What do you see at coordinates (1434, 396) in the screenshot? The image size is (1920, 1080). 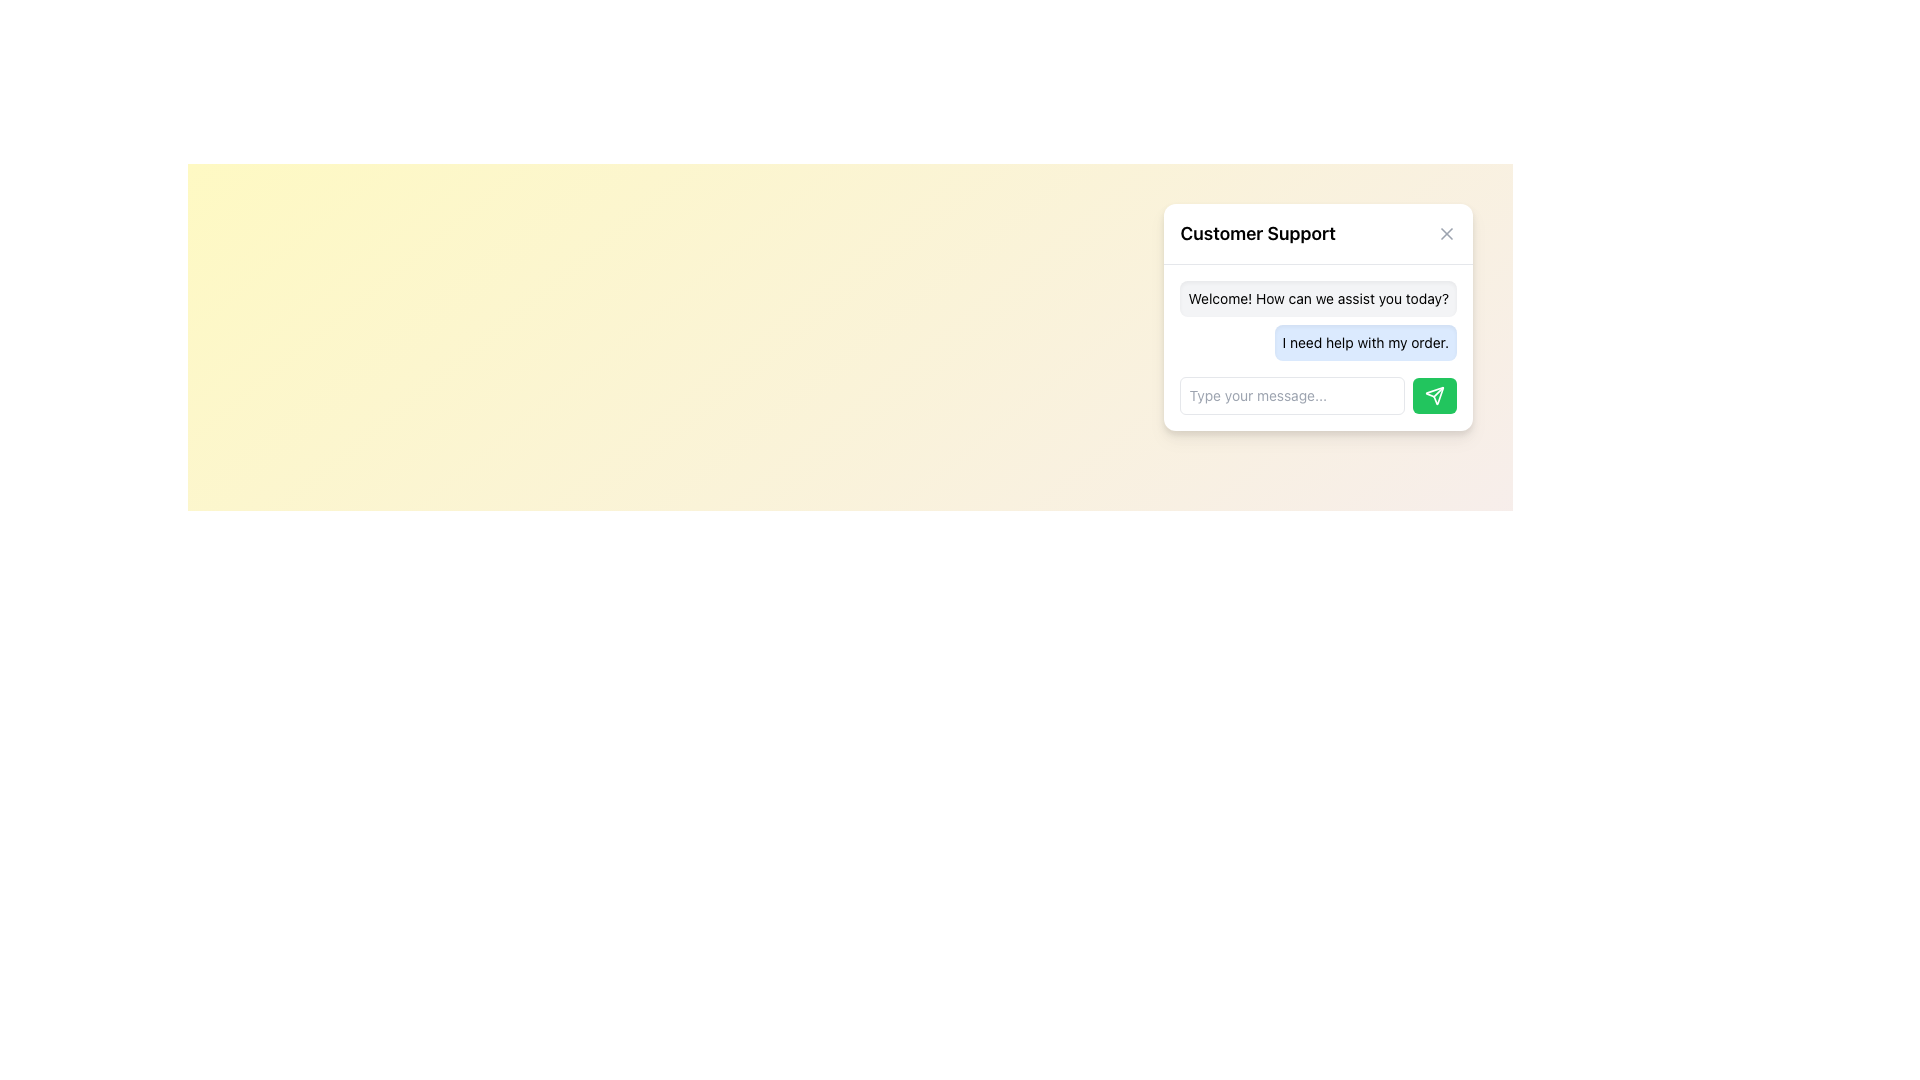 I see `the 'send' icon located at the bottom-right corner of the chat window, which is part of a green button used for sending messages` at bounding box center [1434, 396].